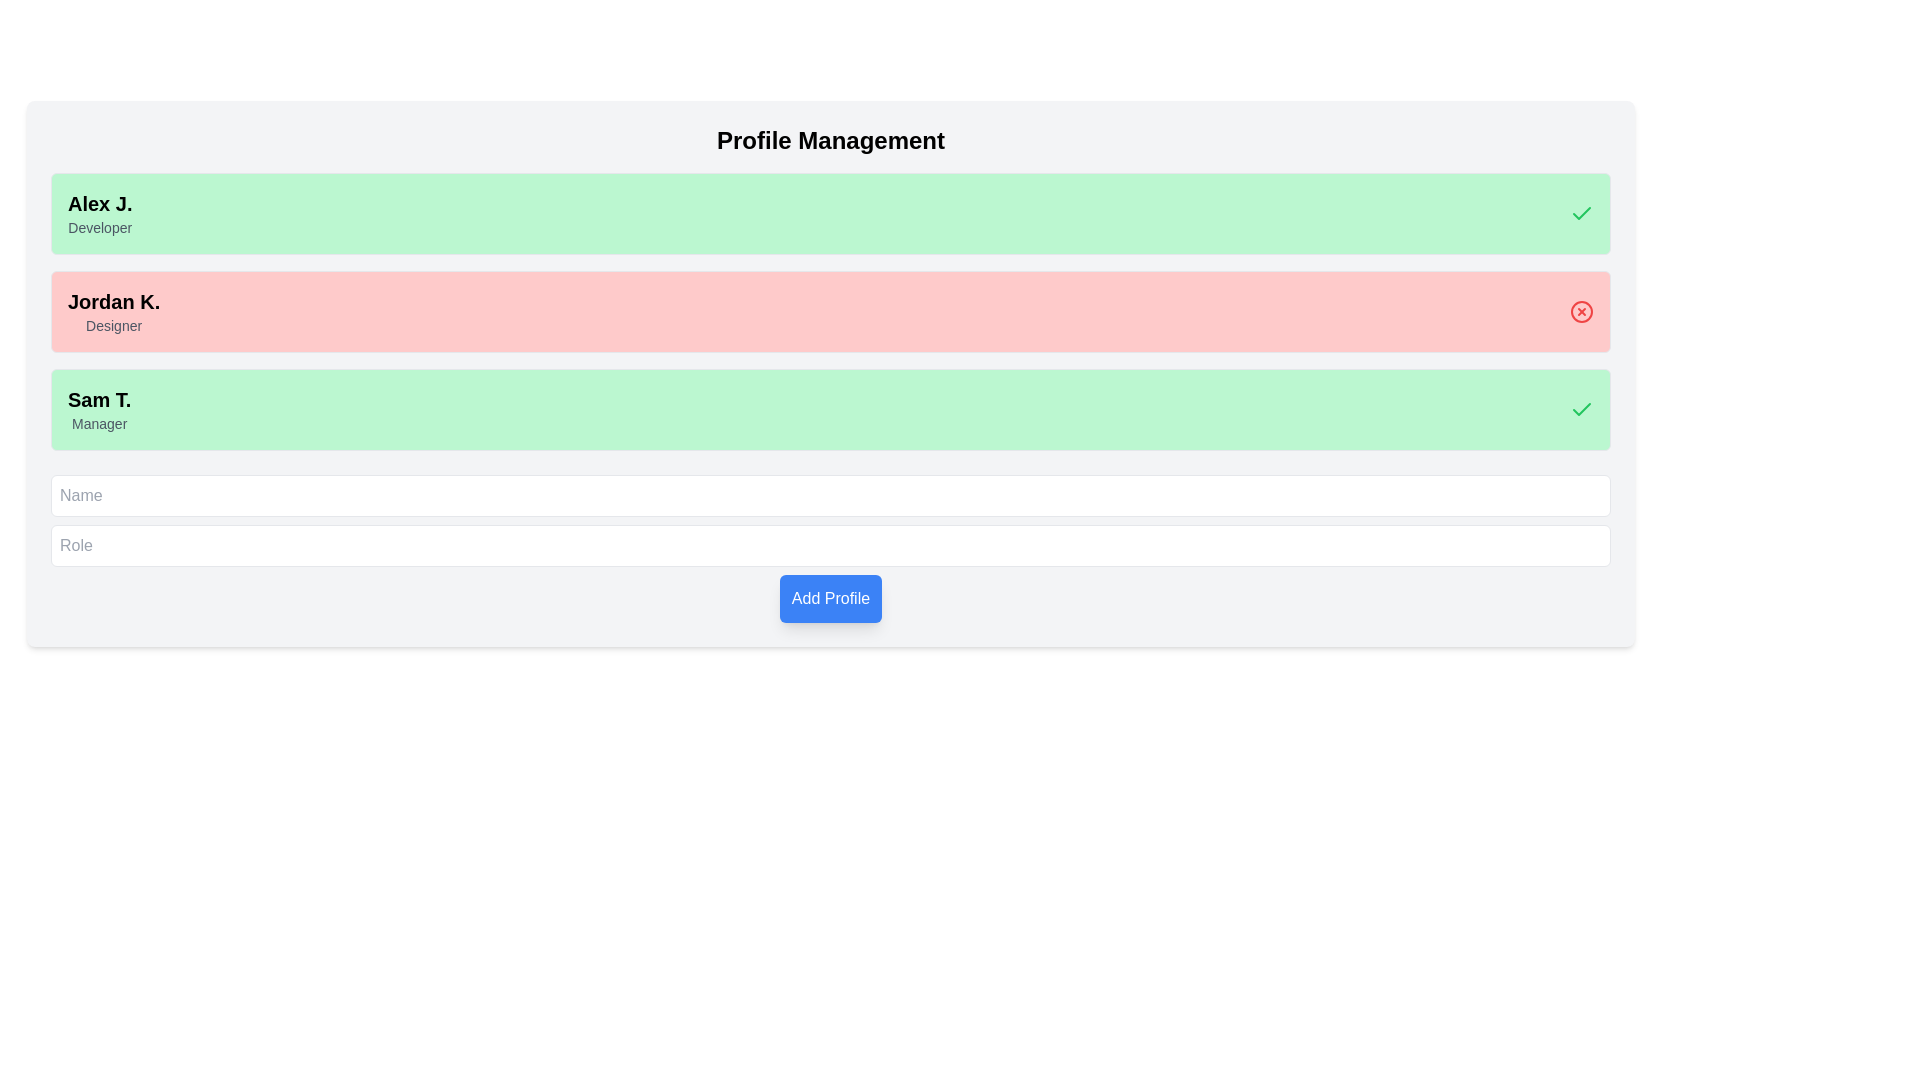 The height and width of the screenshot is (1080, 1920). Describe the element at coordinates (1581, 408) in the screenshot. I see `the confirmation indicator icon located in the top-right corner of the green panel associated with the 'Sam T.' entry` at that location.